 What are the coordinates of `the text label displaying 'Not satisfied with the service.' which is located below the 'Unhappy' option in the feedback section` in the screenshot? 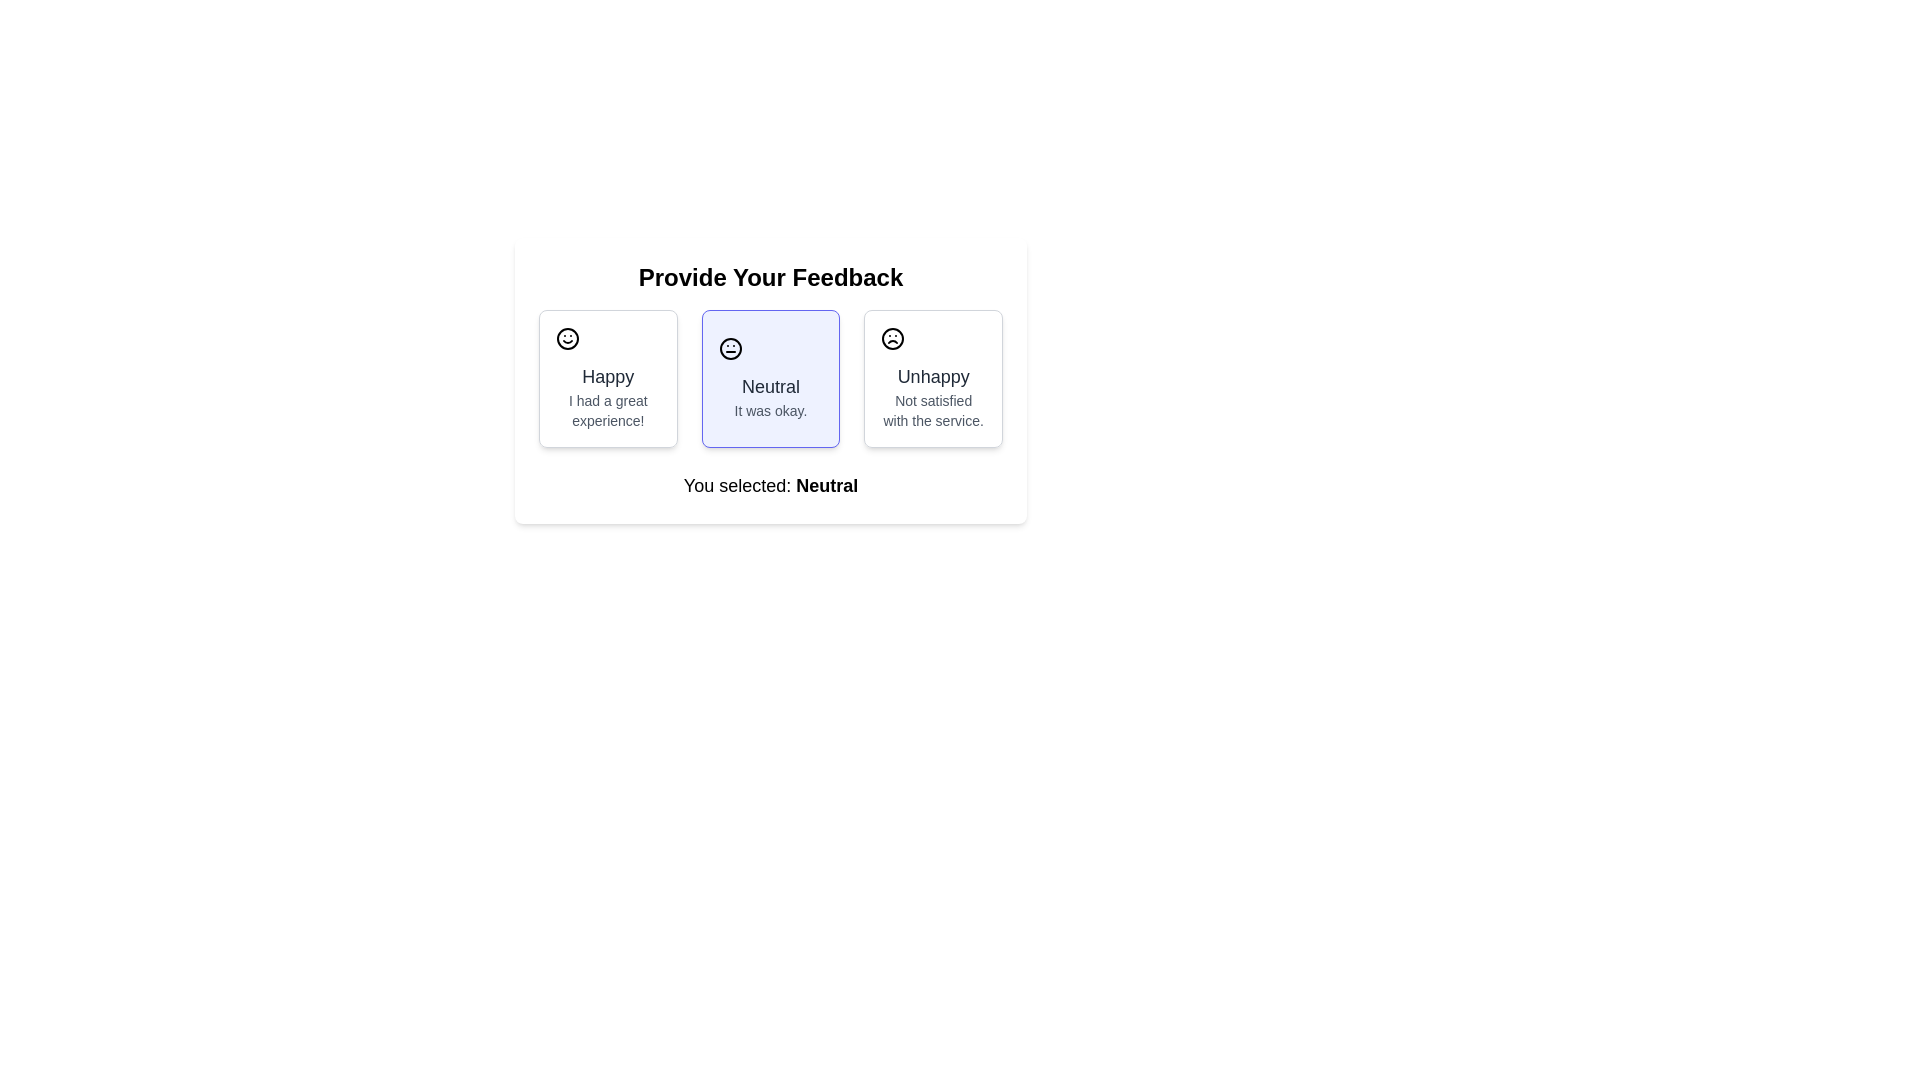 It's located at (932, 410).